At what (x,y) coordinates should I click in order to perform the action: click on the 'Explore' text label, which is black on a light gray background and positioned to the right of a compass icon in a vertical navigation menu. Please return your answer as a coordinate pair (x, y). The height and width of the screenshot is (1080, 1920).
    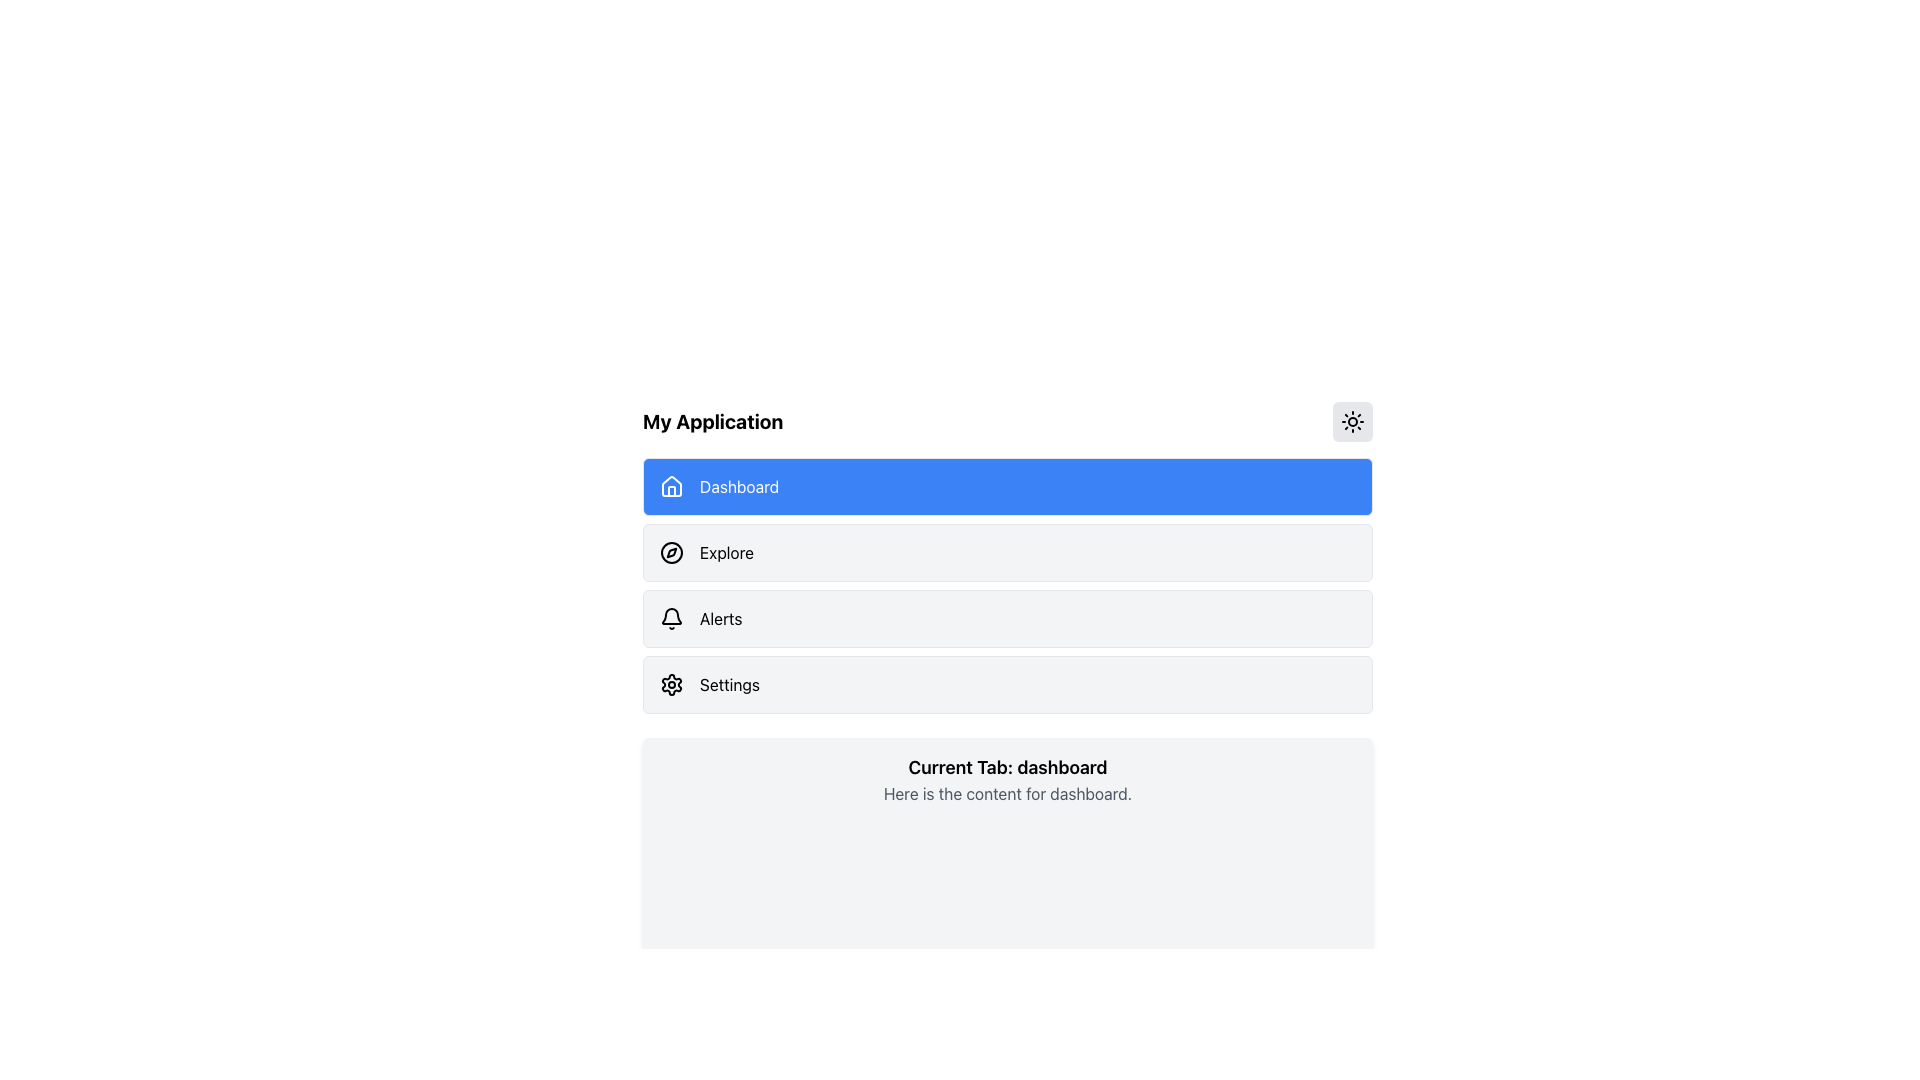
    Looking at the image, I should click on (725, 552).